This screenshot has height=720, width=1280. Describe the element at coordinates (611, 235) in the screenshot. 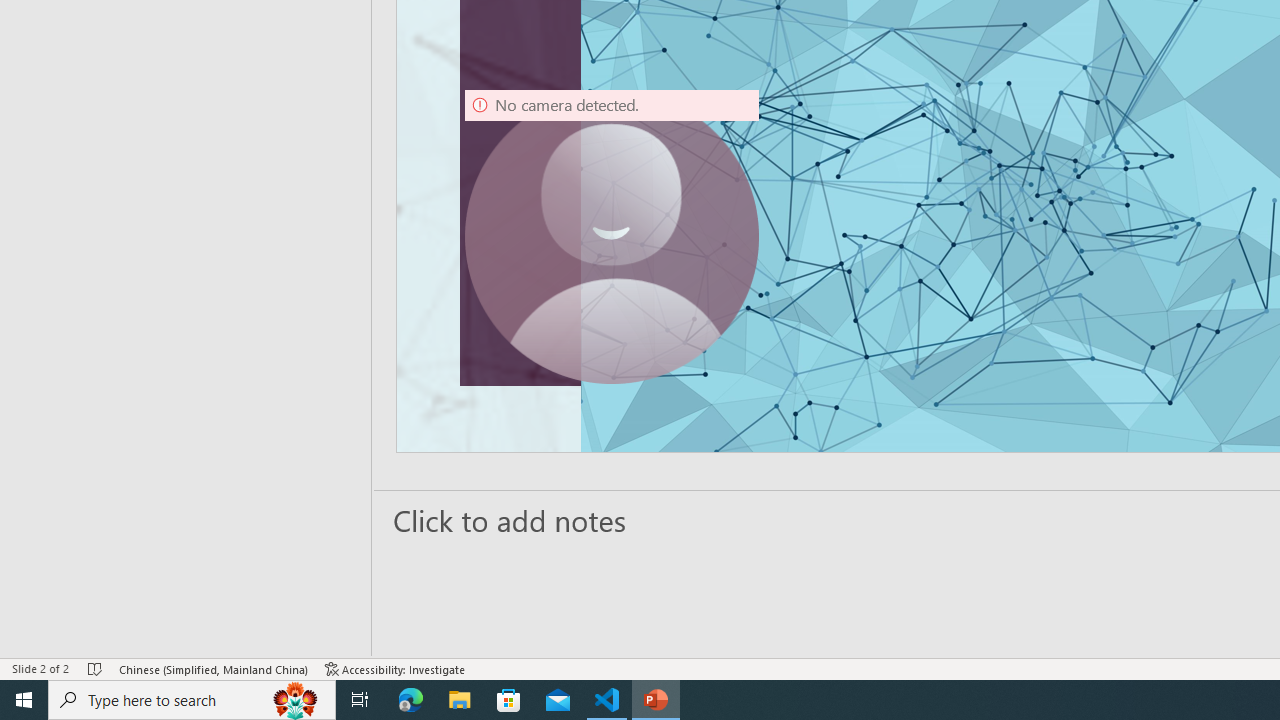

I see `'Camera 9, No camera detected.'` at that location.